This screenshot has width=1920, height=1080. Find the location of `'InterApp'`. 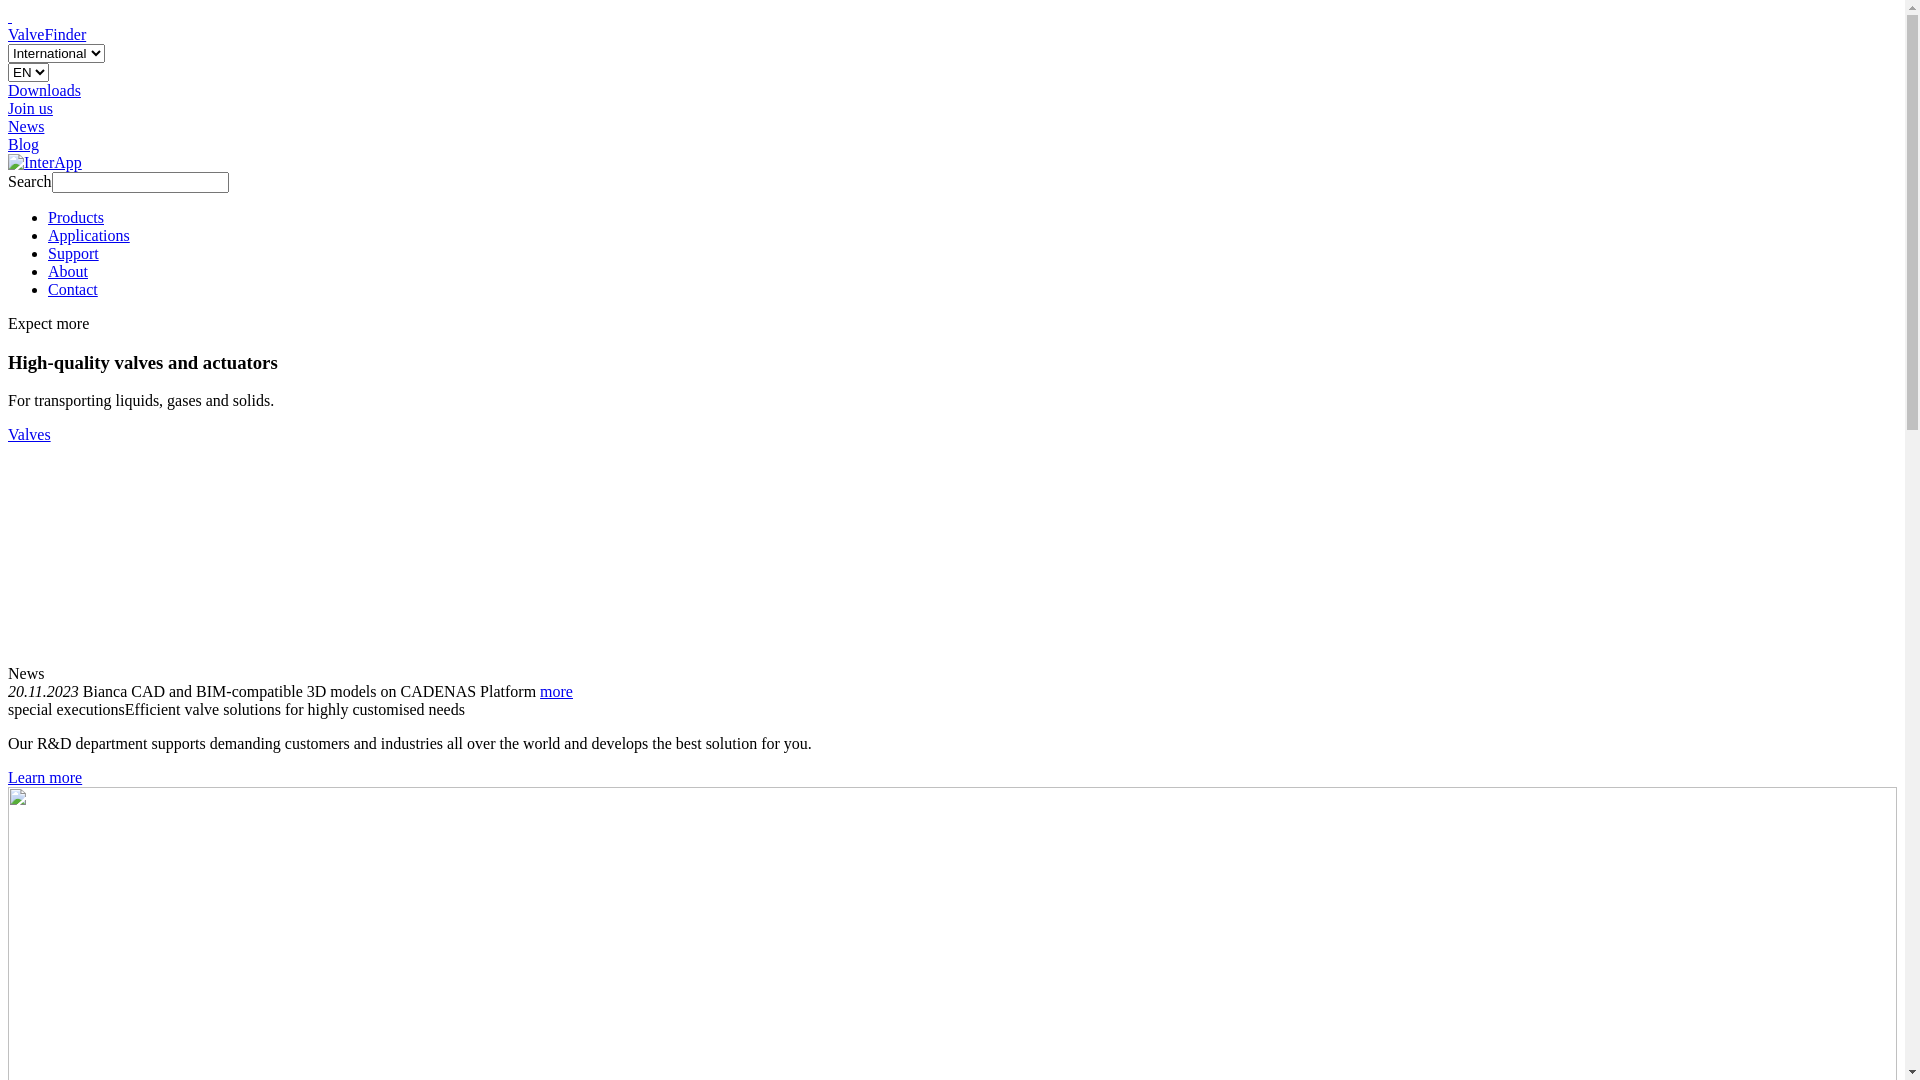

'InterApp' is located at coordinates (44, 161).